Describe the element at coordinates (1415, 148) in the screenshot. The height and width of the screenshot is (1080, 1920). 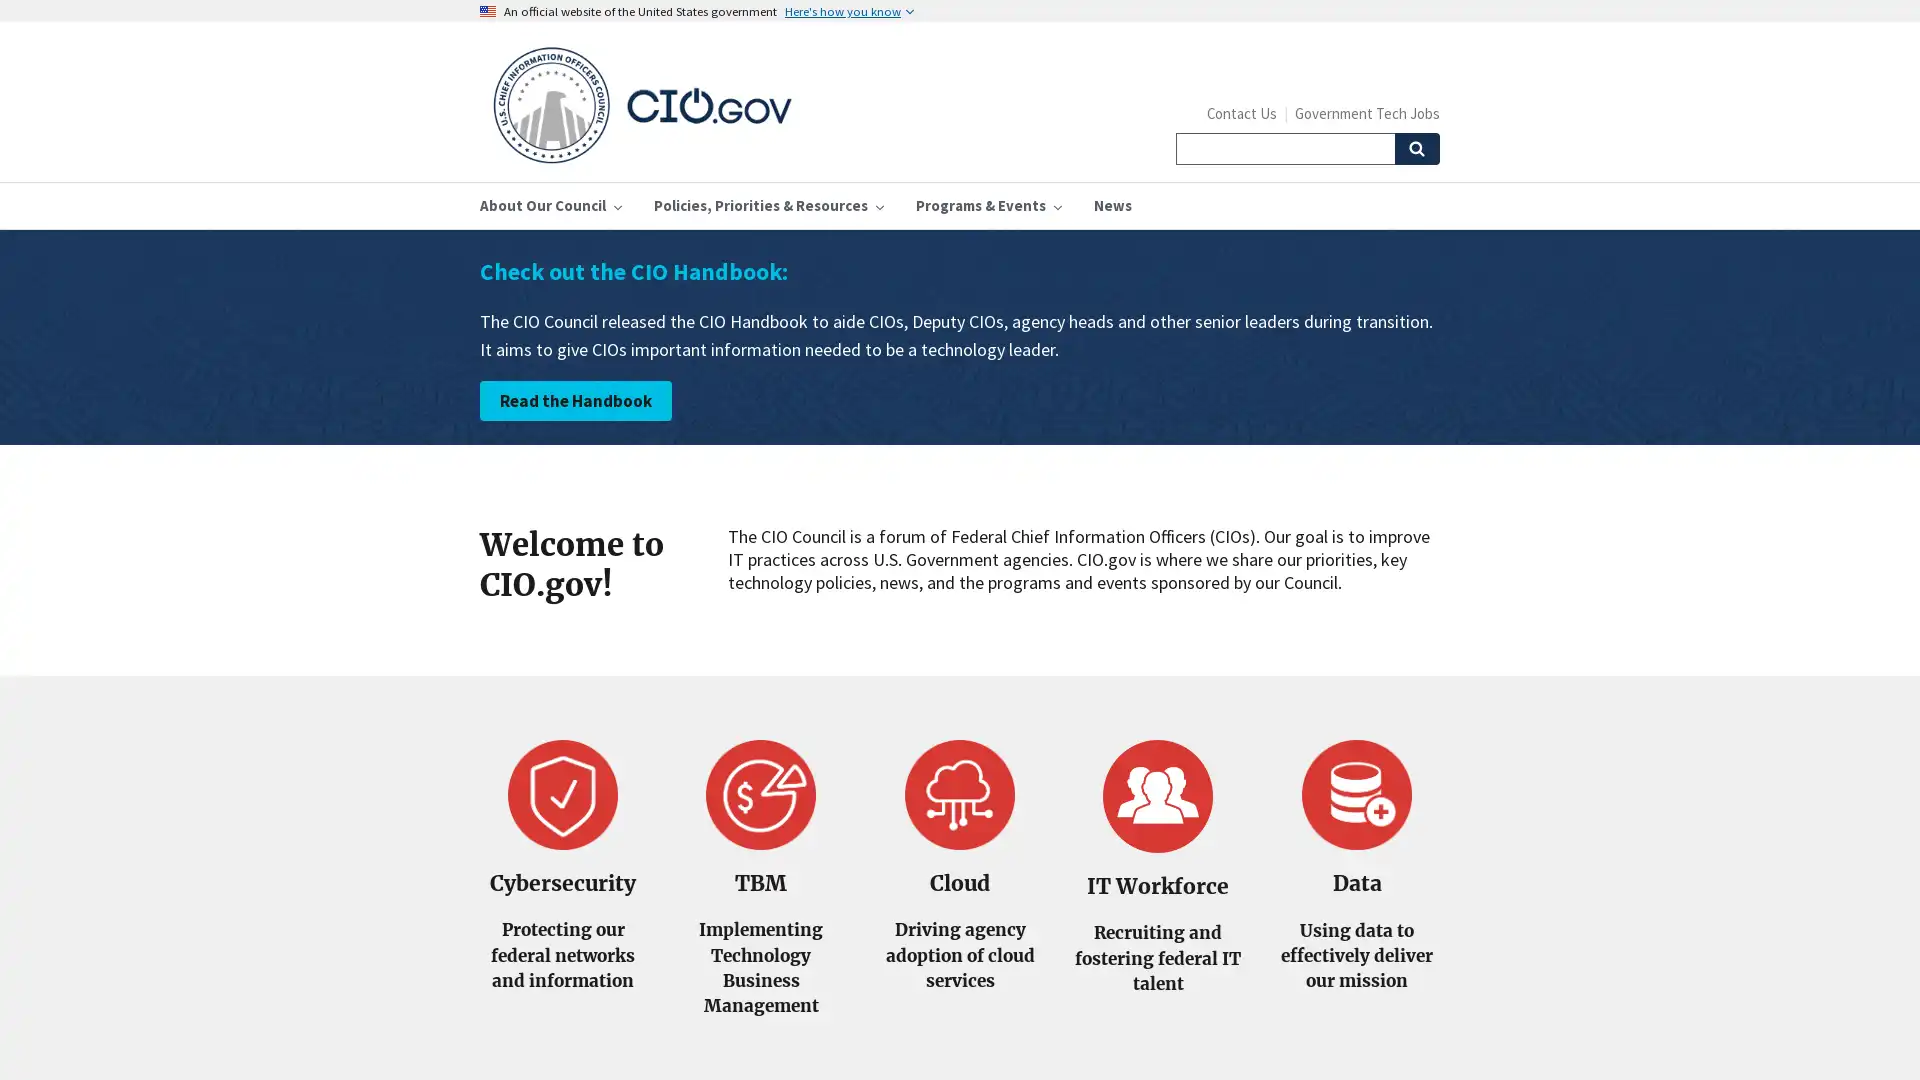
I see `Search` at that location.